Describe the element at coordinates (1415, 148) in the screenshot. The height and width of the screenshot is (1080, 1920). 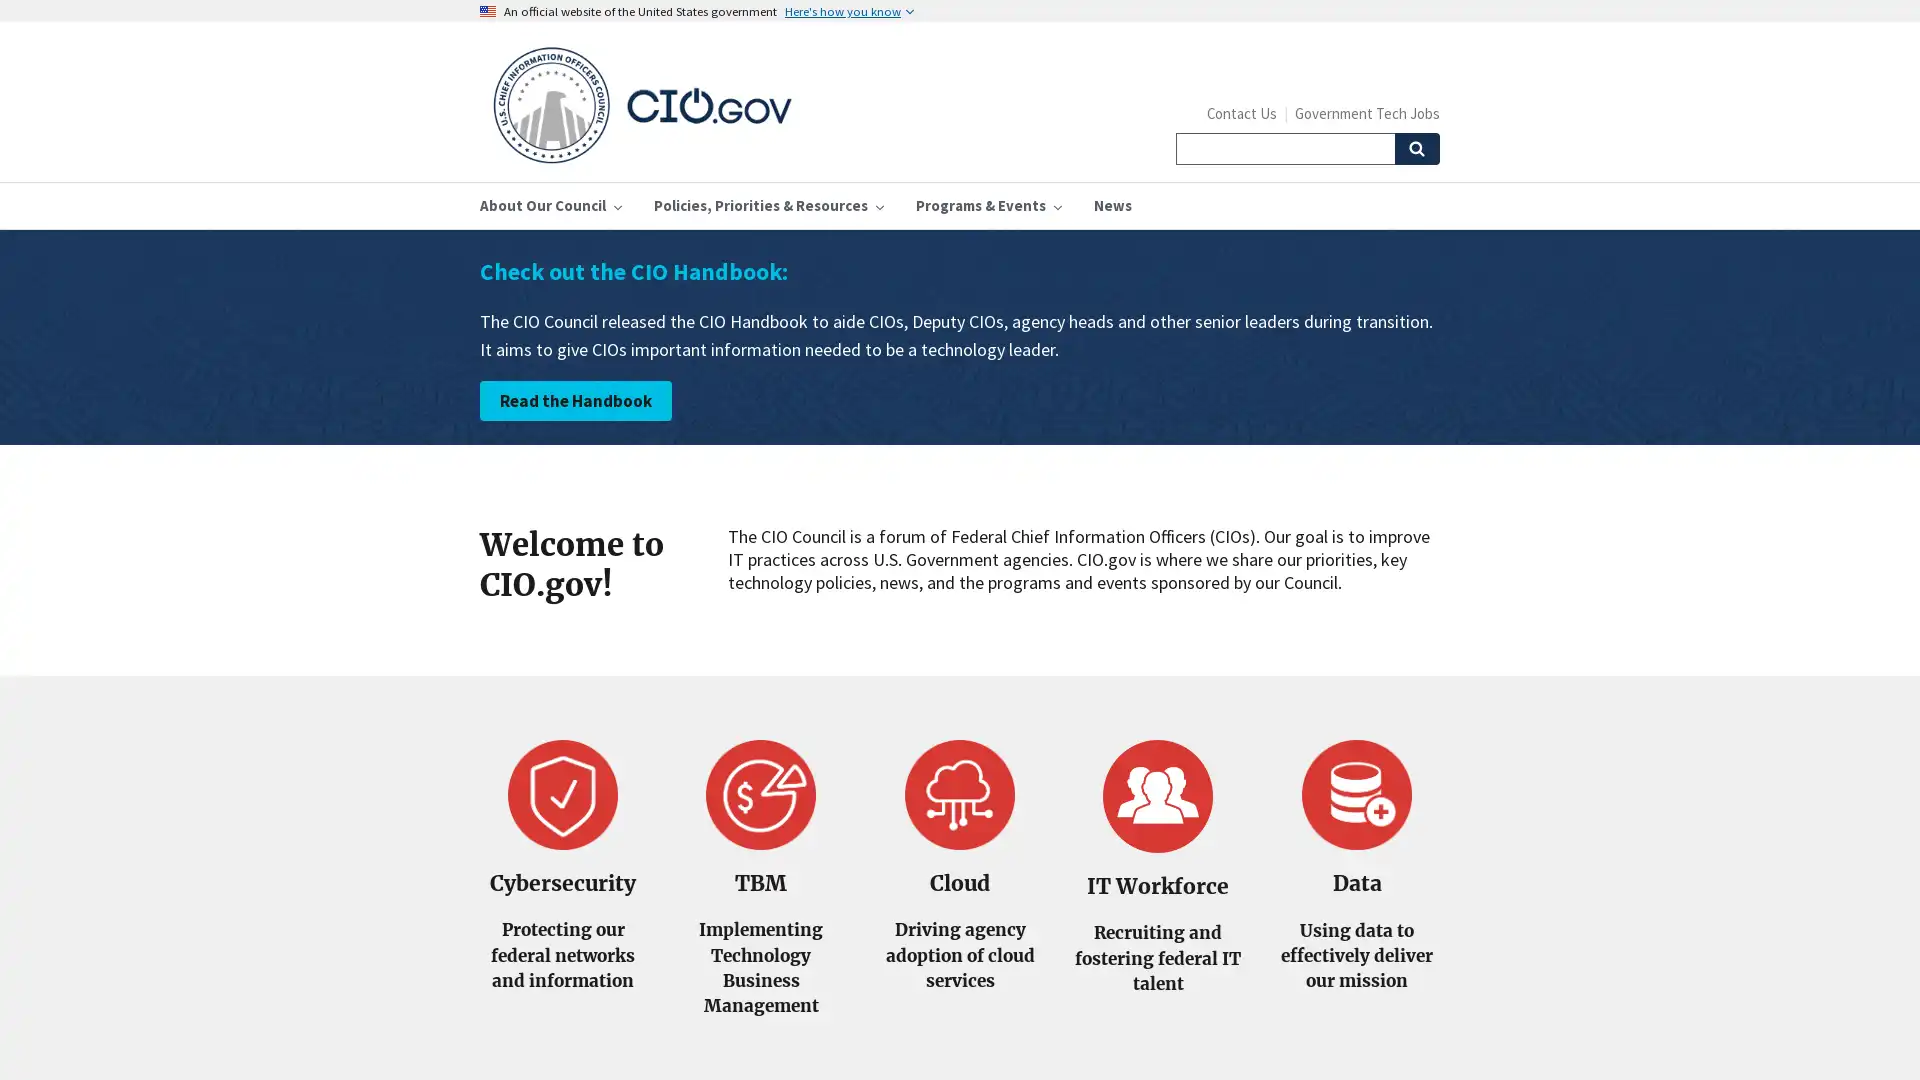
I see `Search` at that location.